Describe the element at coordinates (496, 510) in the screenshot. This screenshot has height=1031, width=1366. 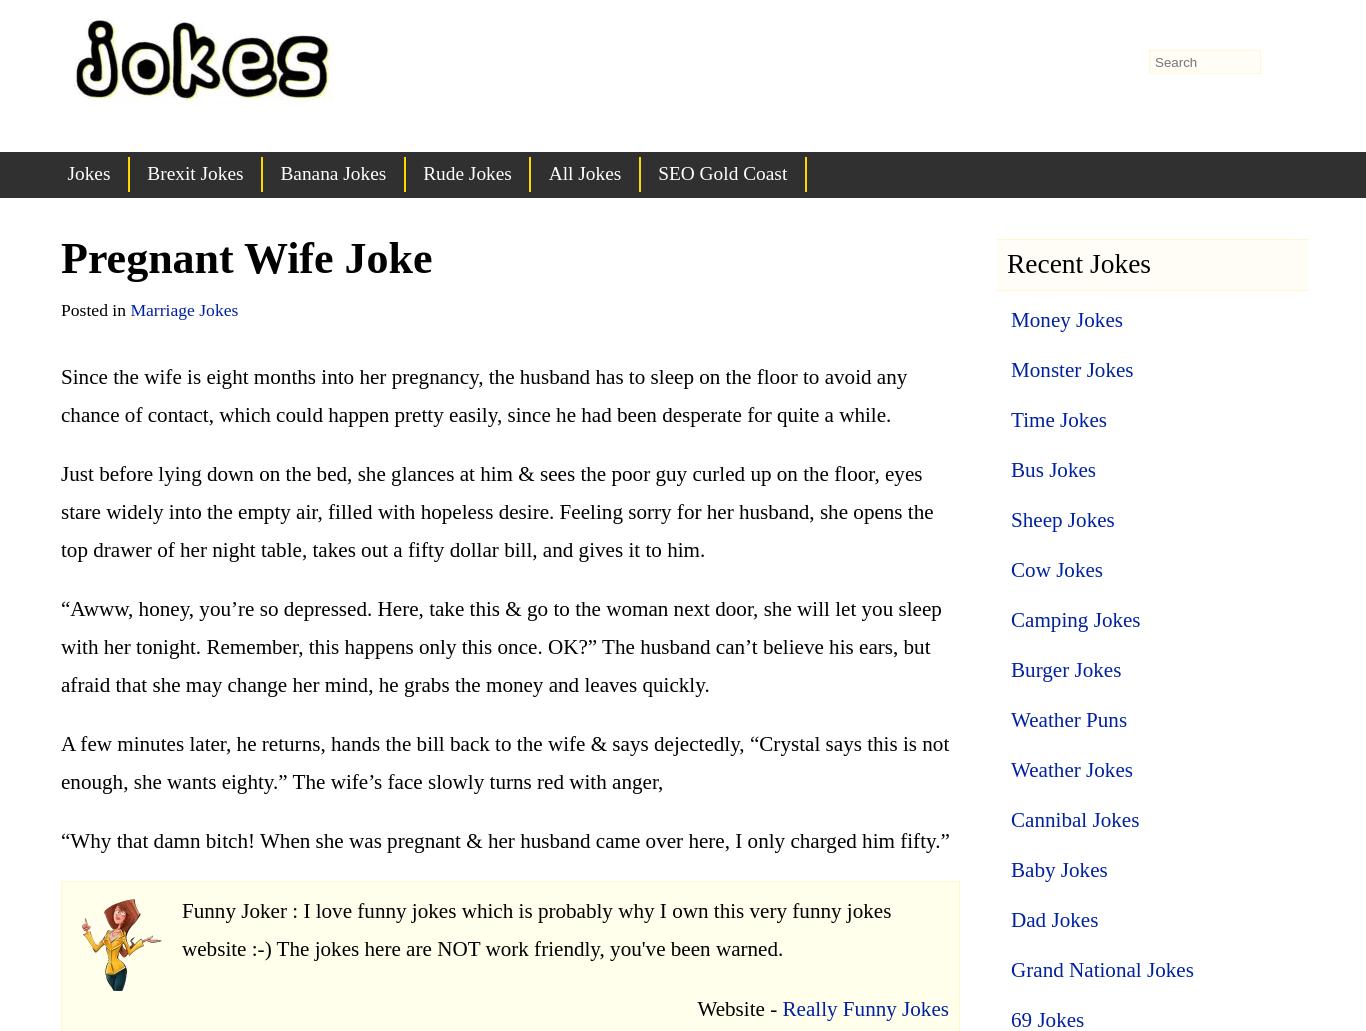
I see `'Just before lying down on the bed, she glances at him & sees the poor guy curled up on the floor, eyes stare widely into the empty air, filled with hopeless desire. Feeling sorry for her husband, she opens the top drawer of her night table, takes out a fifty dollar bill, and gives it to him.'` at that location.